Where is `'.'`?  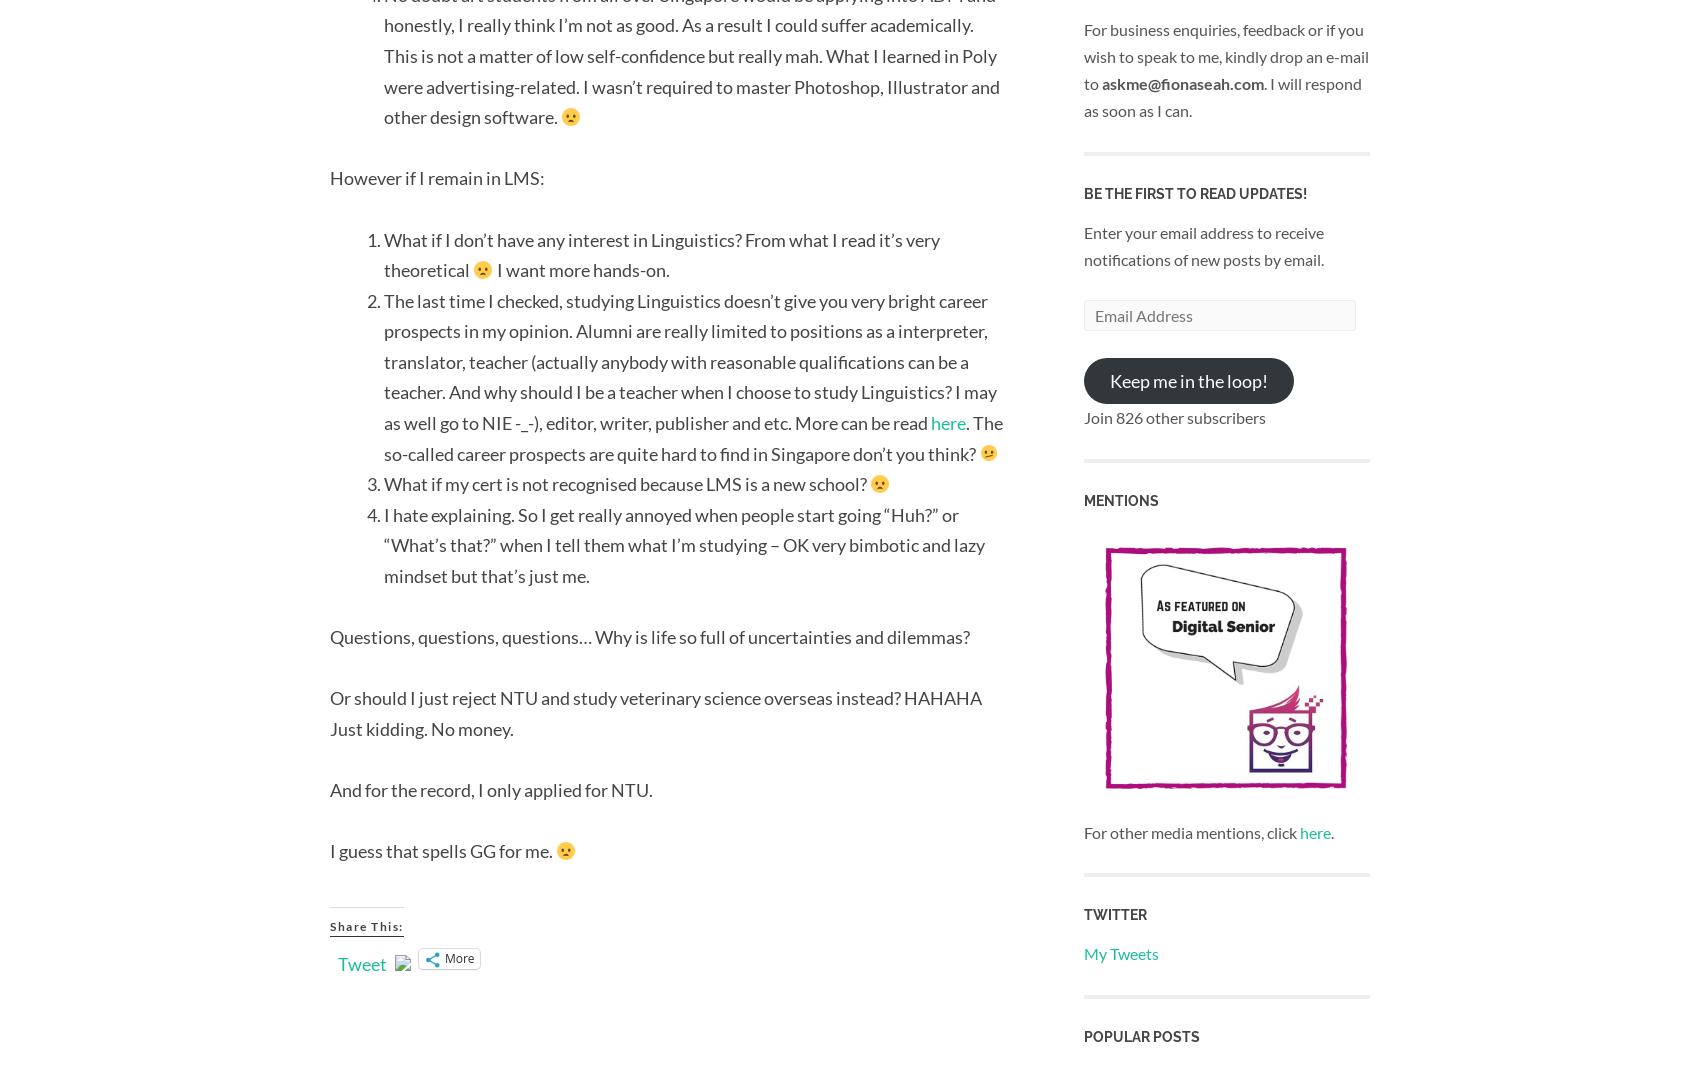
'.' is located at coordinates (1332, 831).